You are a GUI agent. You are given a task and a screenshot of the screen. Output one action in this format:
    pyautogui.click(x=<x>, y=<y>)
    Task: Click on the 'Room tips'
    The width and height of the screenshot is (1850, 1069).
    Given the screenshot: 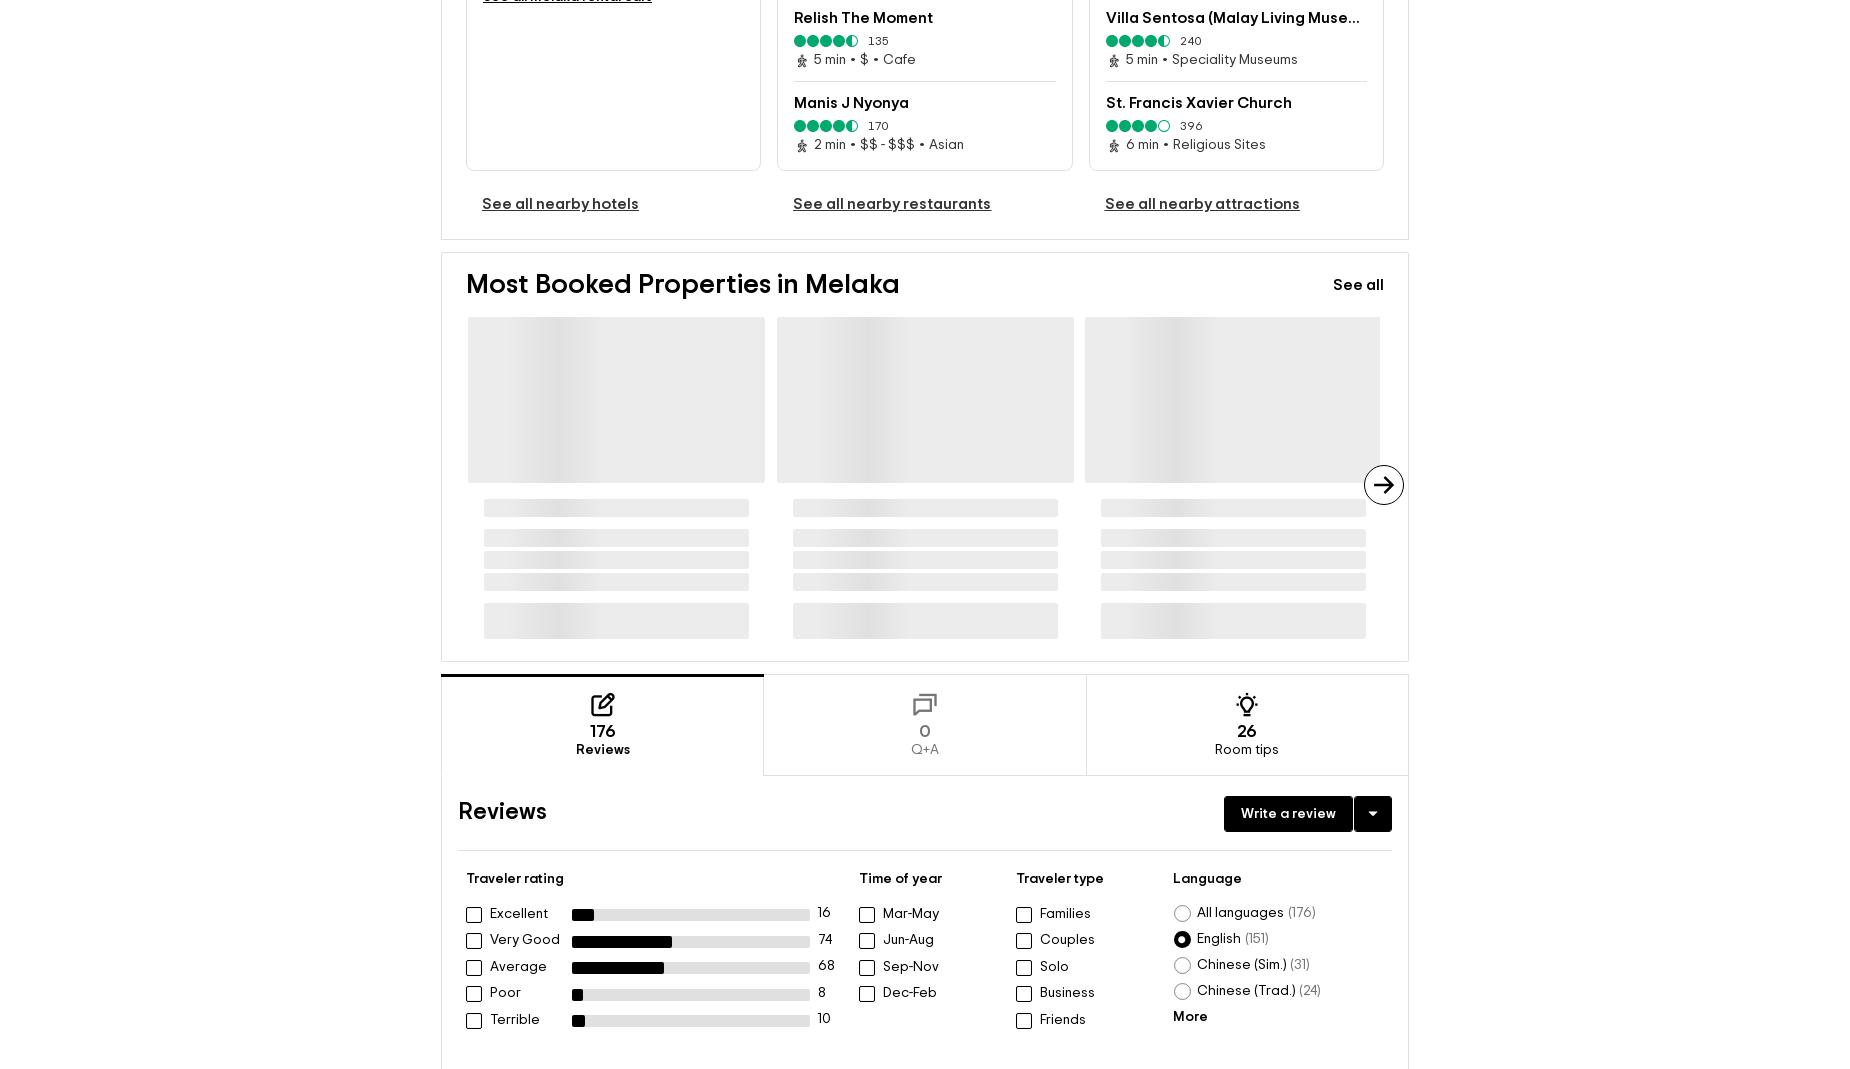 What is the action you would take?
    pyautogui.click(x=1246, y=750)
    